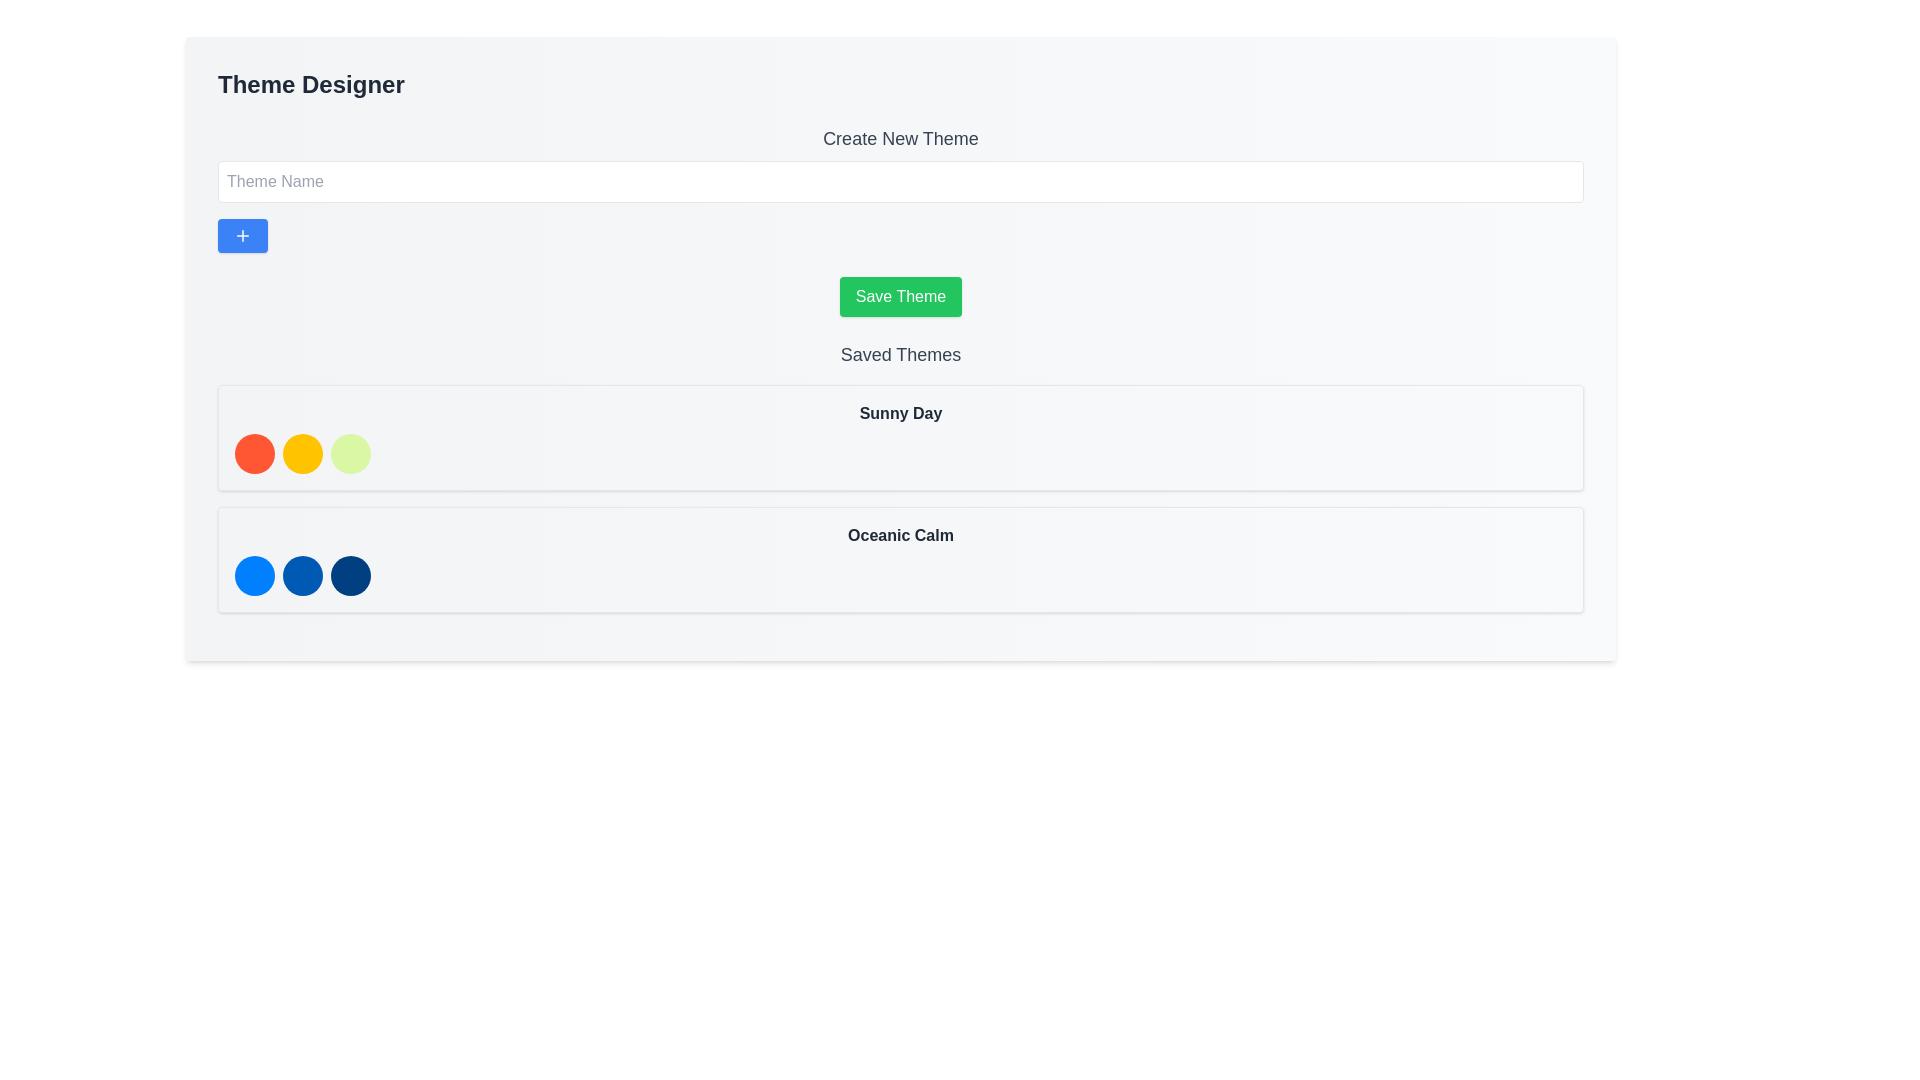 Image resolution: width=1920 pixels, height=1080 pixels. Describe the element at coordinates (253, 575) in the screenshot. I see `the first circular color indicator representing the 'Oceanic Calm' theme, which is the first circle from the left in the row of color indicators` at that location.